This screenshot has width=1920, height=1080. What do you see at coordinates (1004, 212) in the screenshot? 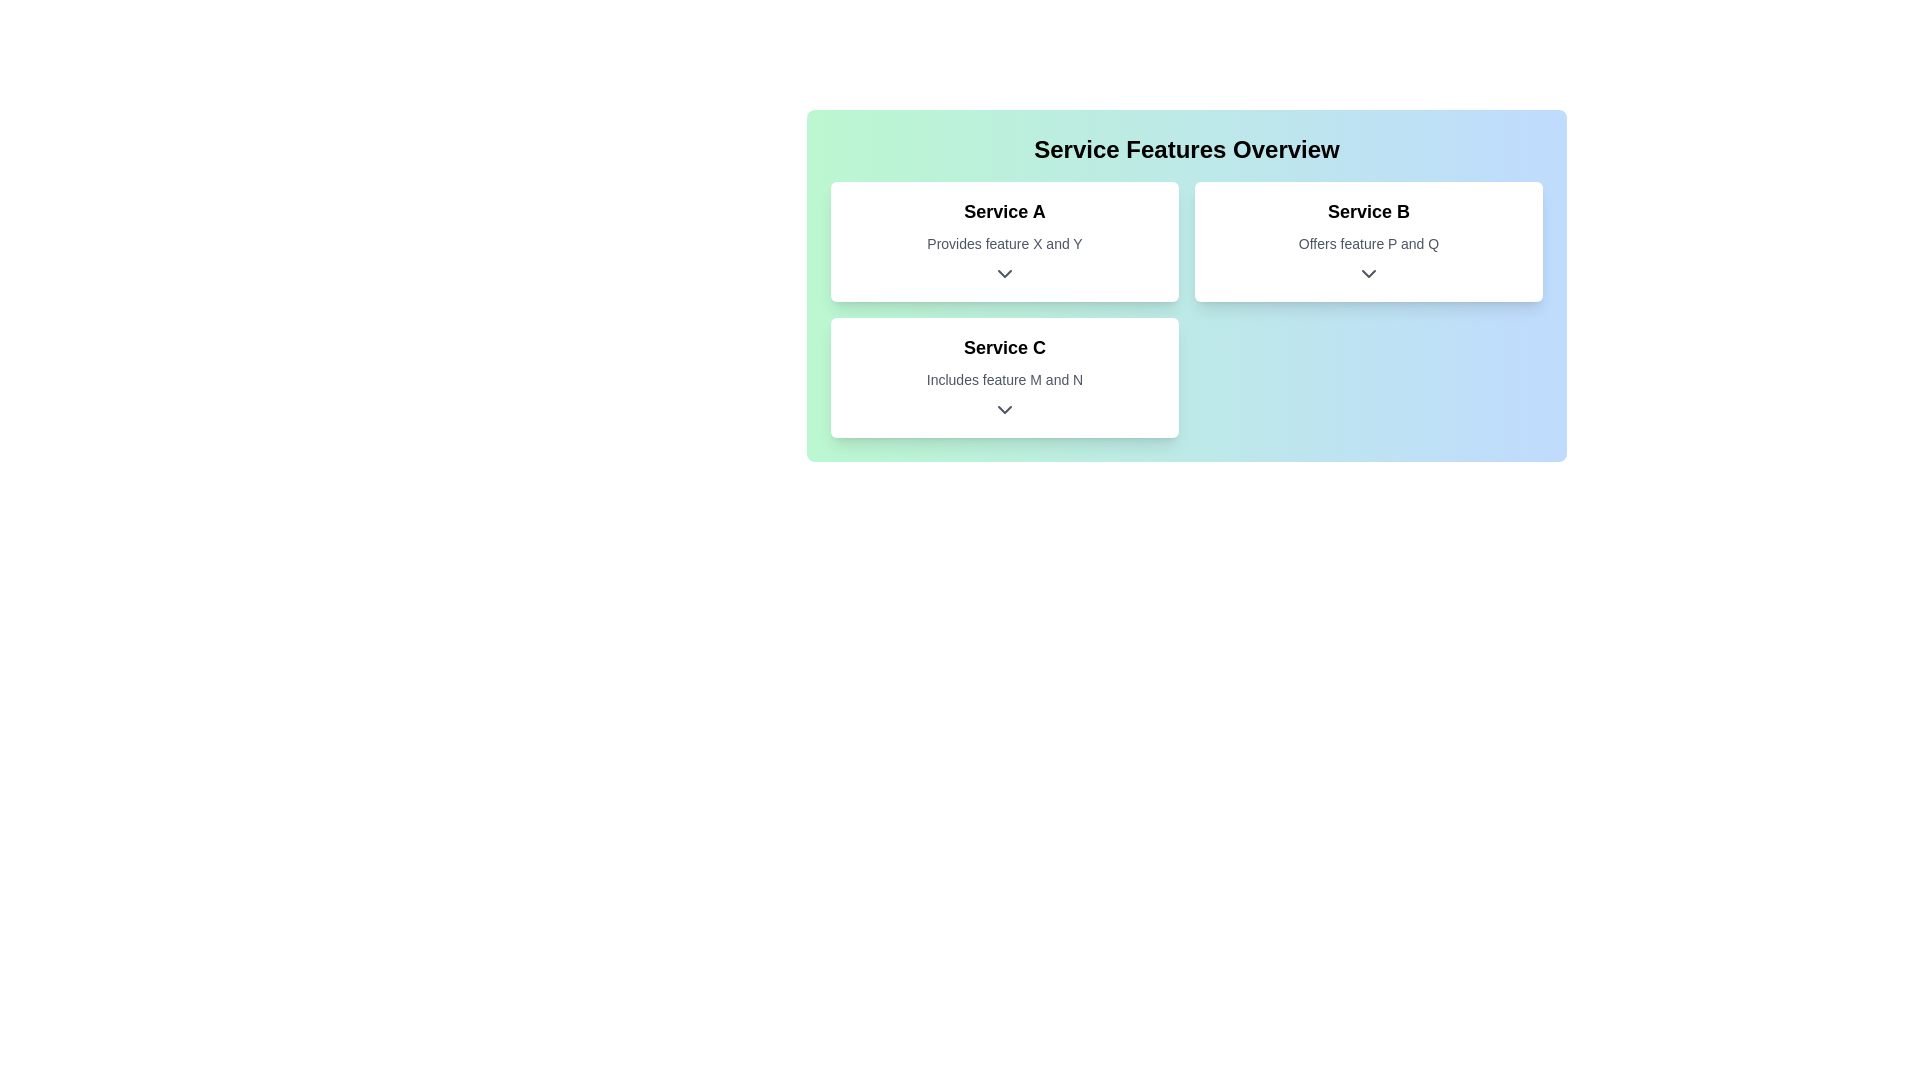
I see `the bold, black text label 'Service A' which is centrally aligned at the top of a white card with rounded corners` at bounding box center [1004, 212].